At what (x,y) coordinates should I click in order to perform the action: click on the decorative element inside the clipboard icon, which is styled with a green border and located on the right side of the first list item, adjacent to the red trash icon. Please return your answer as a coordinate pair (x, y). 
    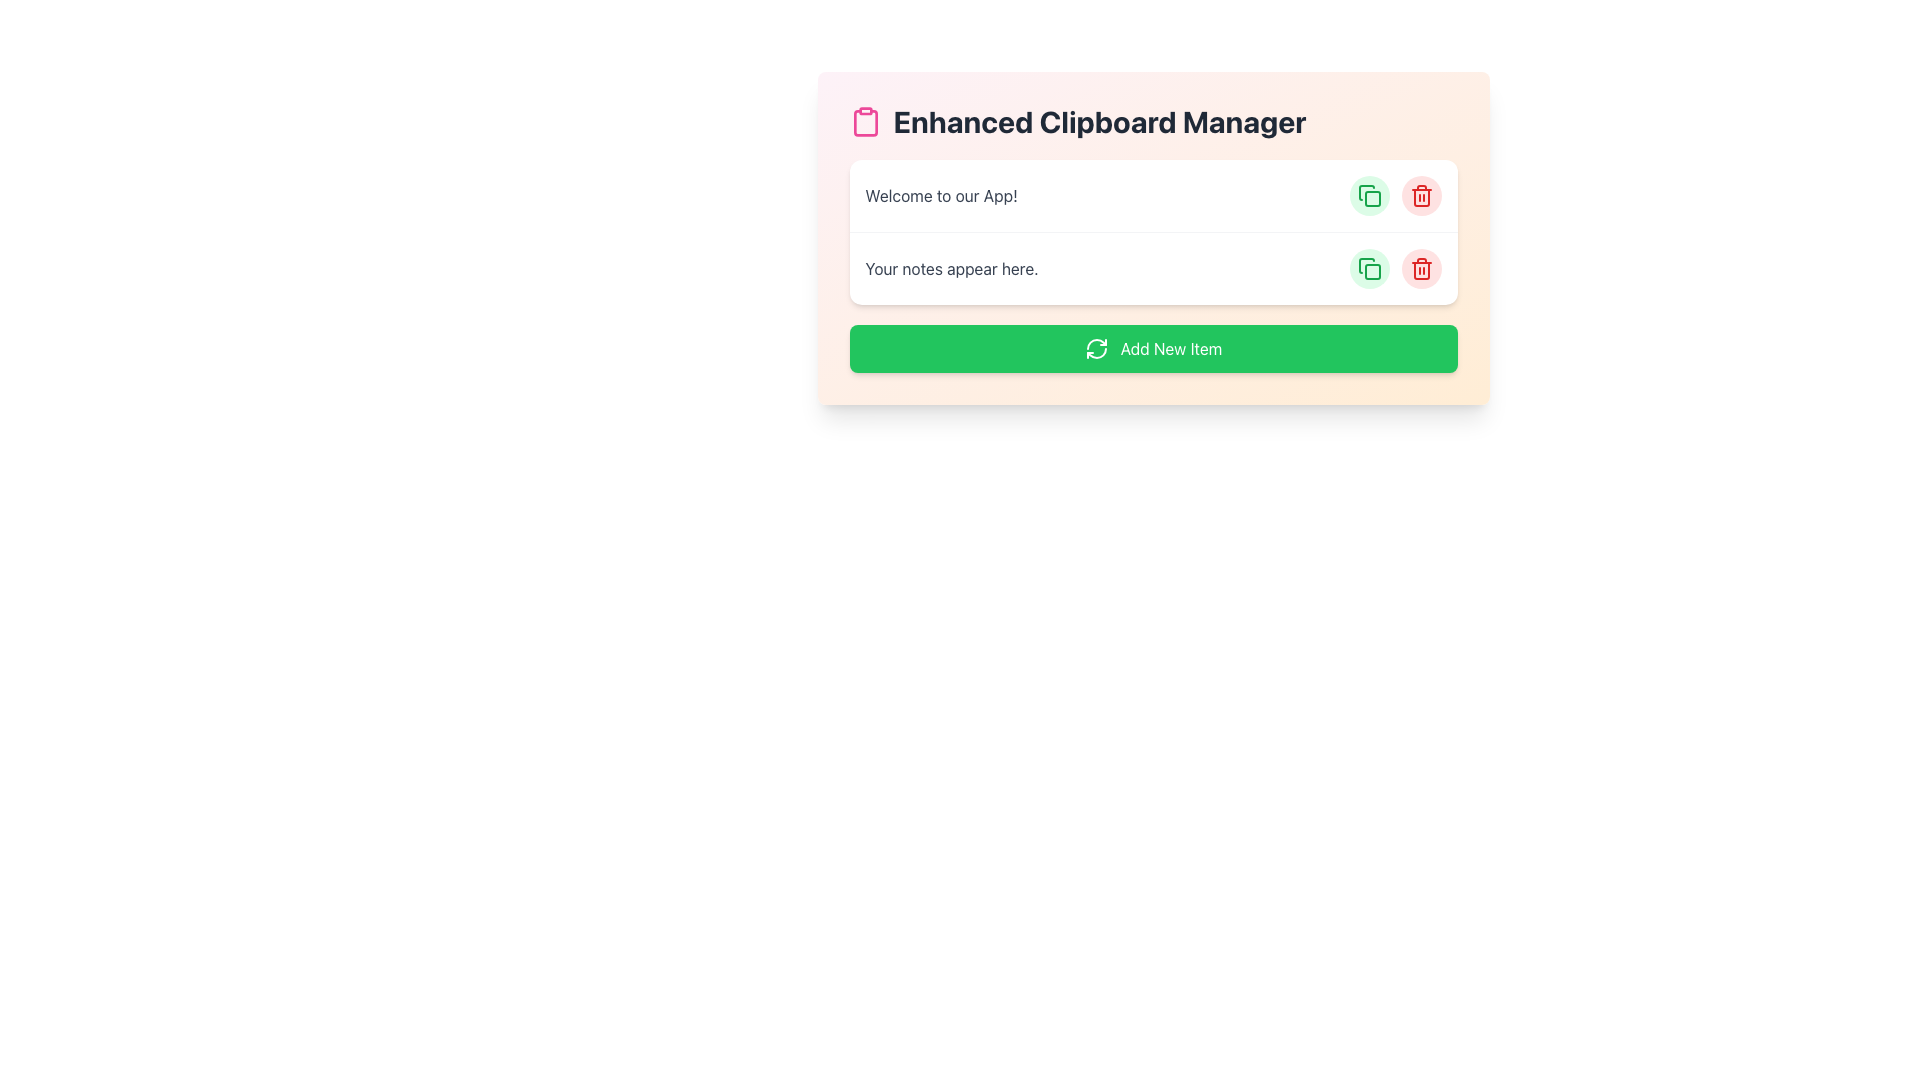
    Looking at the image, I should click on (1371, 199).